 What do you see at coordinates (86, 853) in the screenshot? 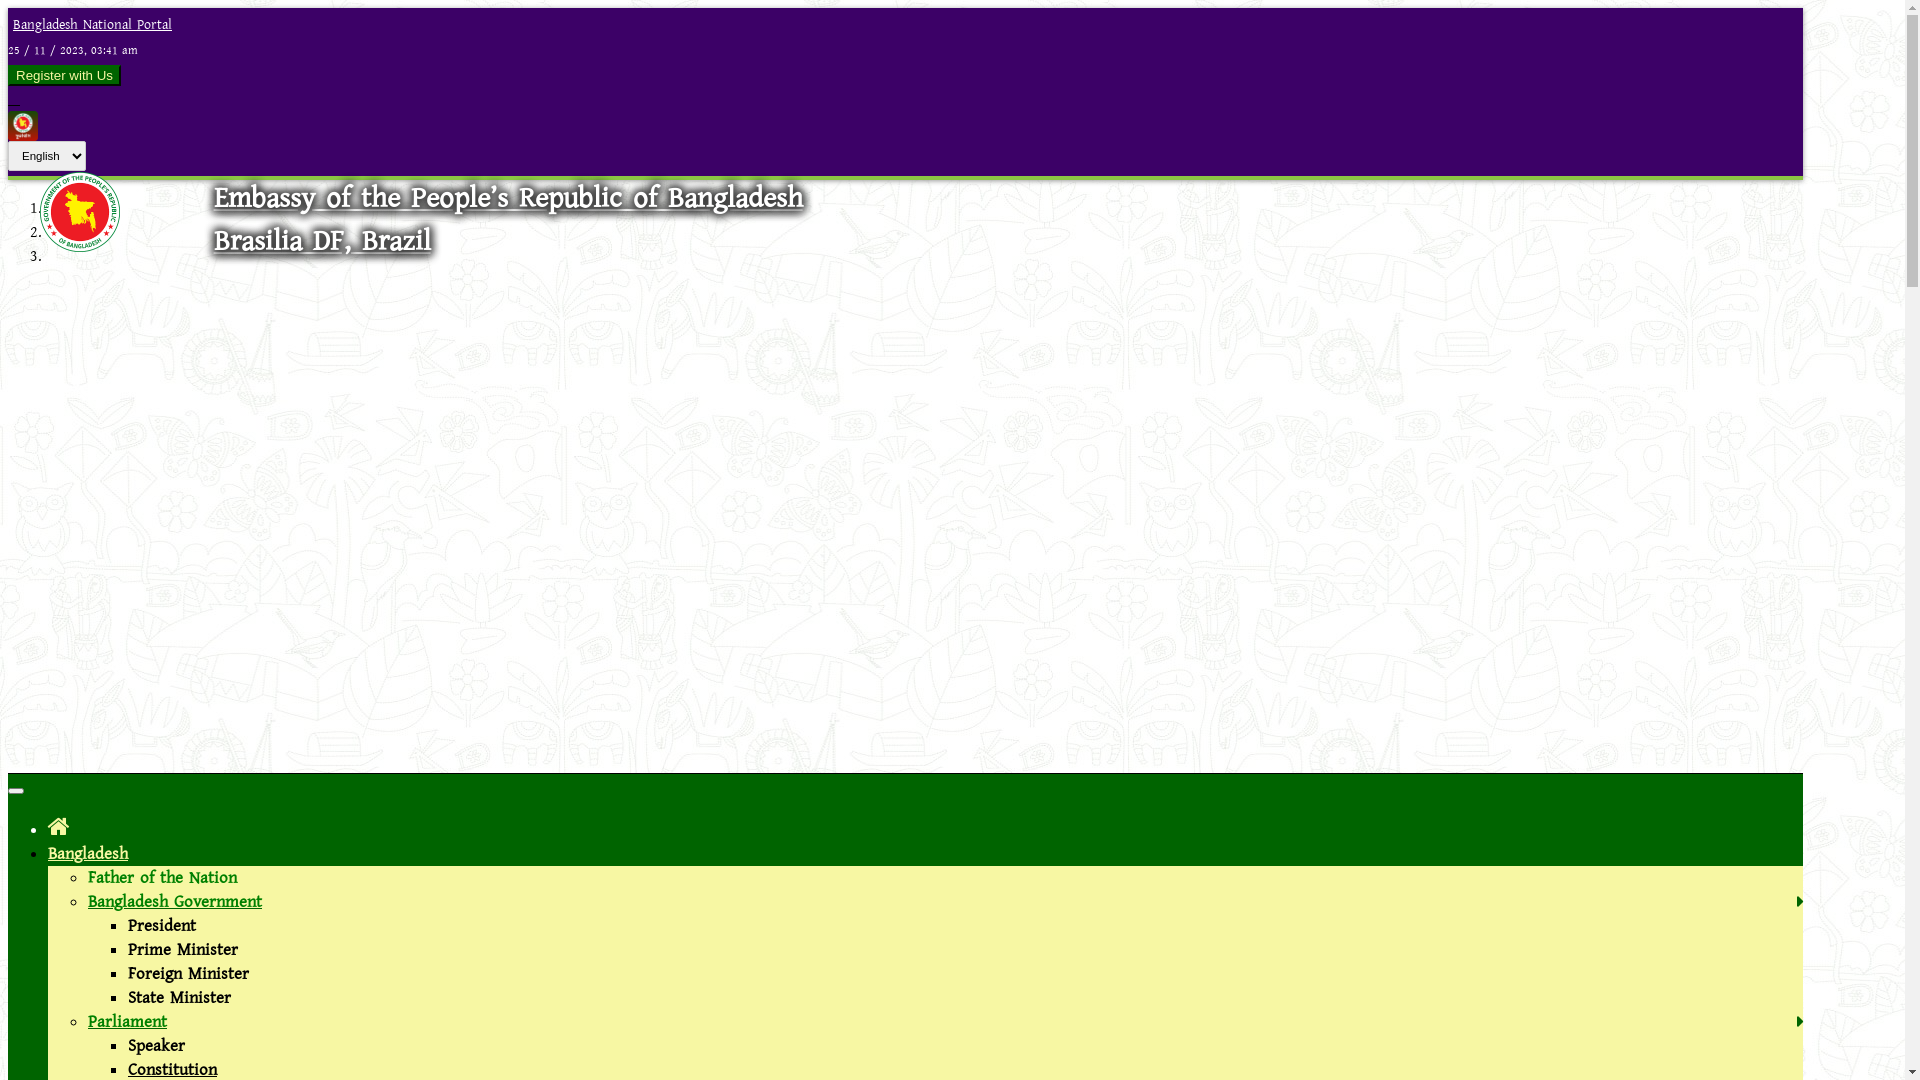
I see `'Bangladesh'` at bounding box center [86, 853].